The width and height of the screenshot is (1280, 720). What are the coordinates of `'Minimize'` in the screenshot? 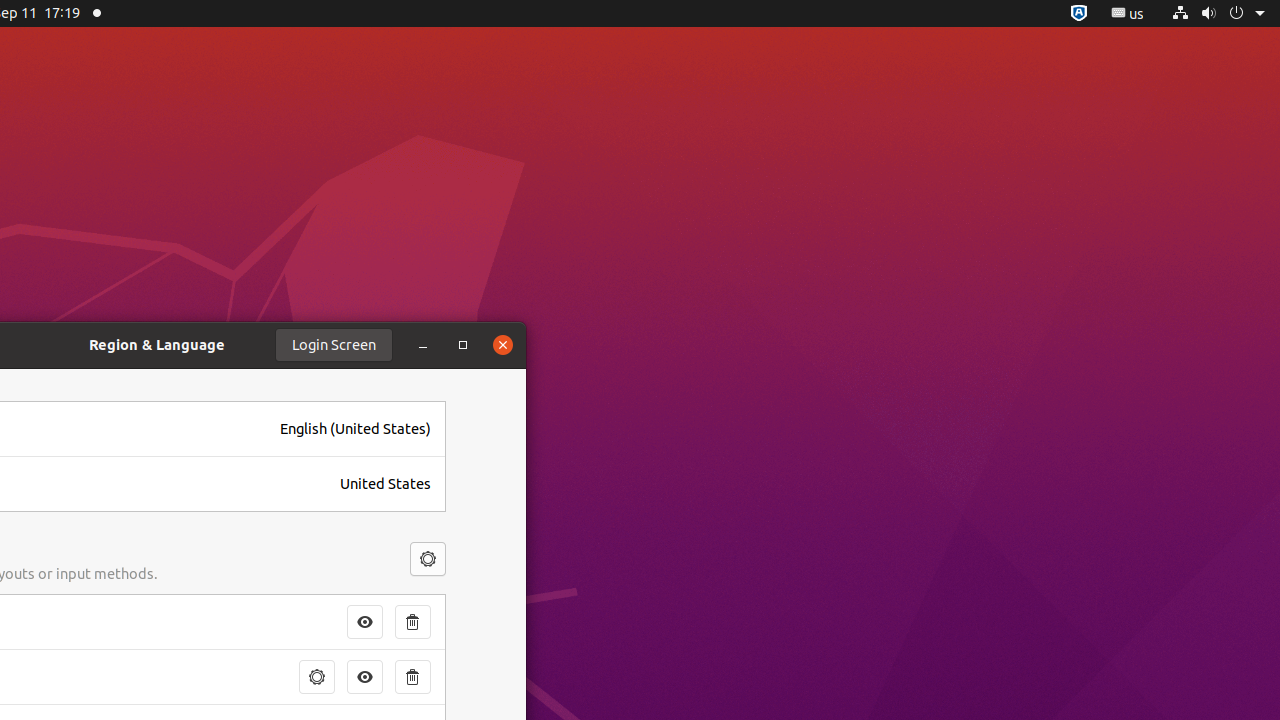 It's located at (422, 344).